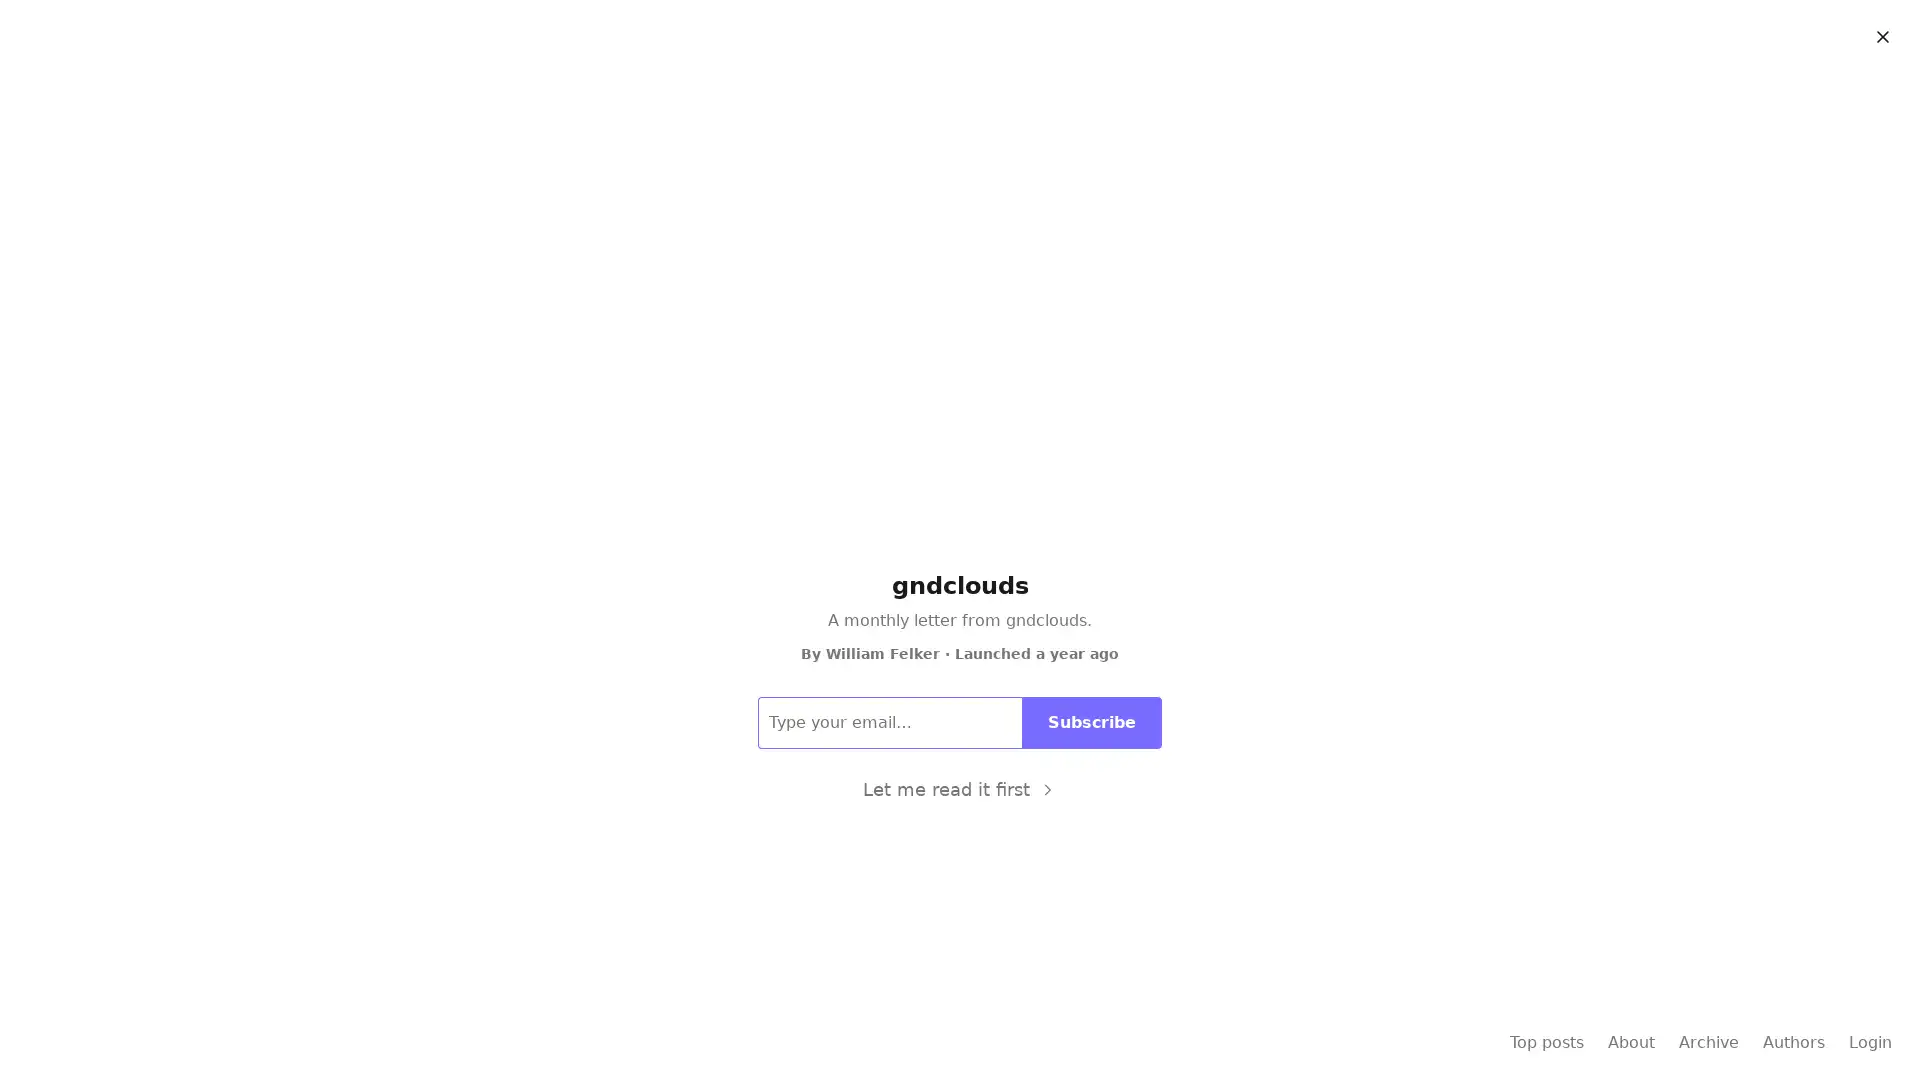 The height and width of the screenshot is (1080, 1920). Describe the element at coordinates (962, 87) in the screenshot. I see `Archive` at that location.